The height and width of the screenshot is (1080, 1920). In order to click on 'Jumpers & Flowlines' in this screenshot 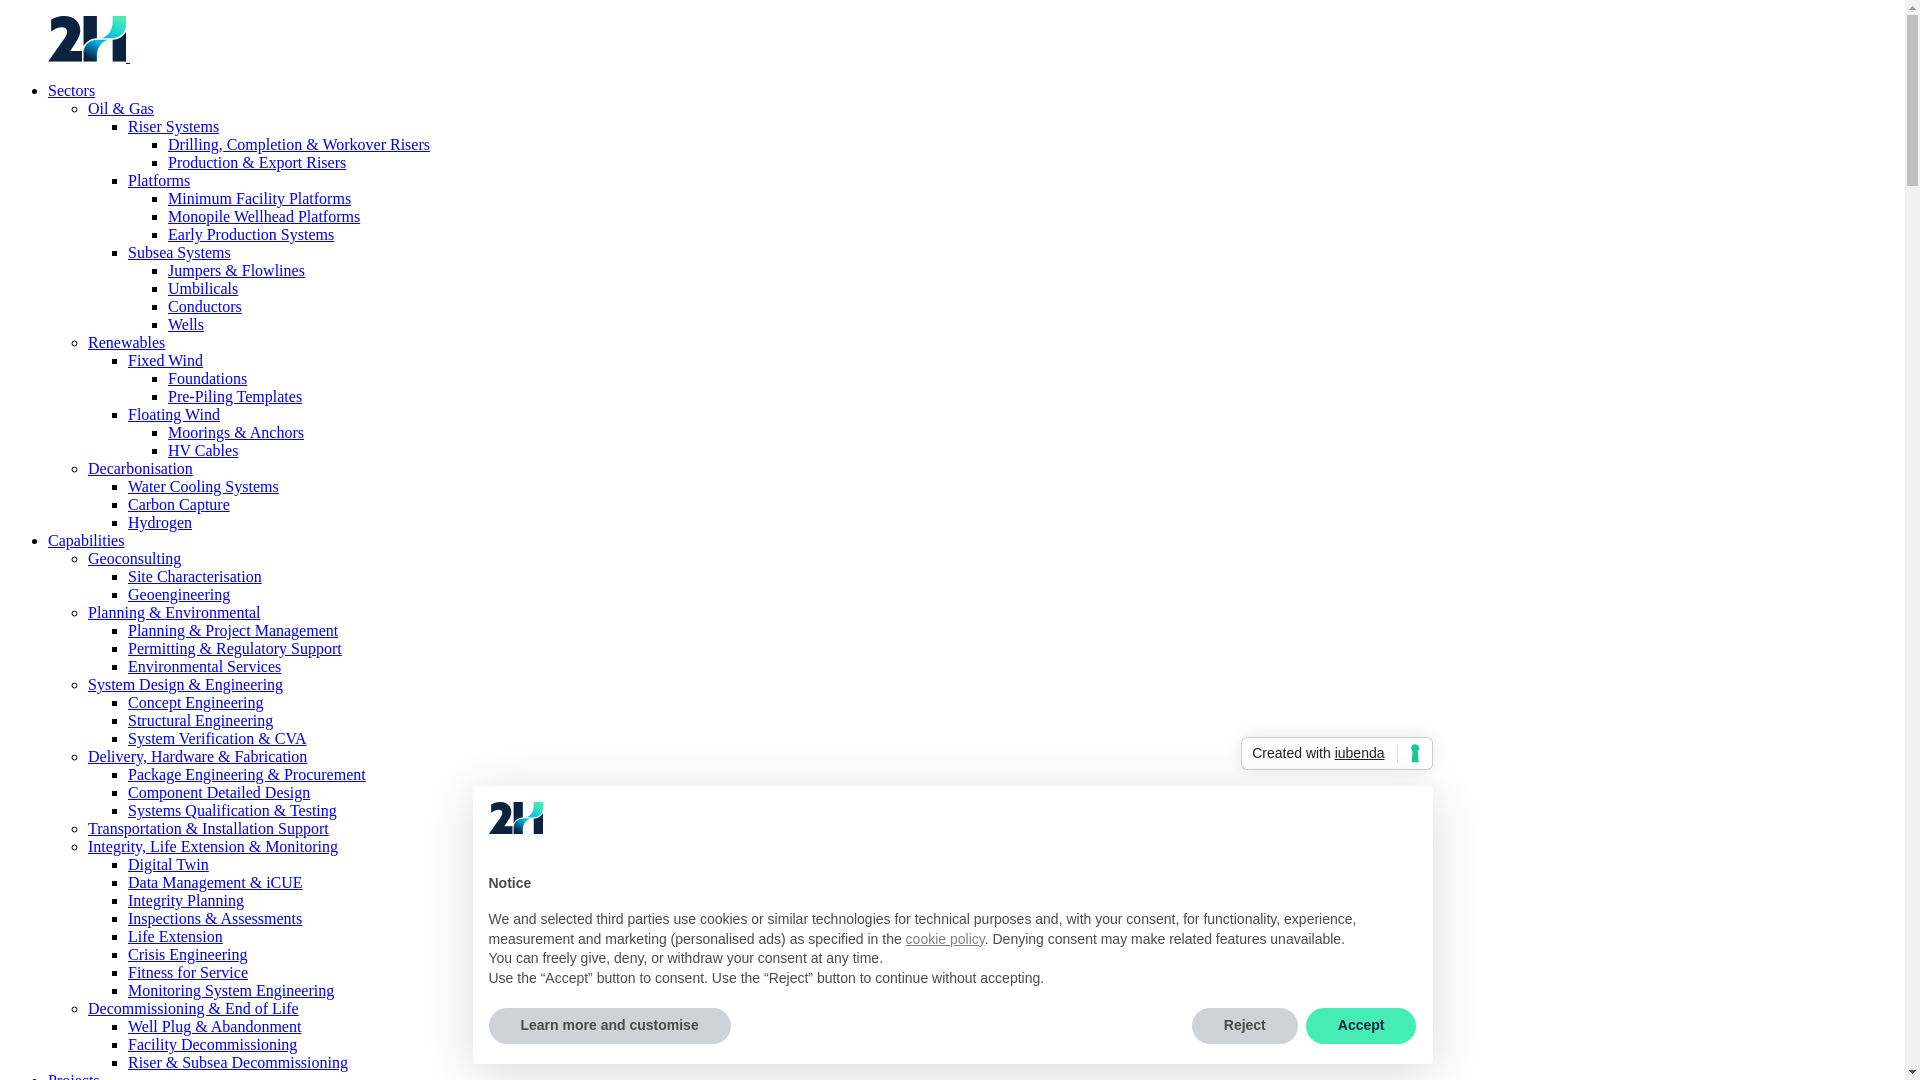, I will do `click(236, 270)`.